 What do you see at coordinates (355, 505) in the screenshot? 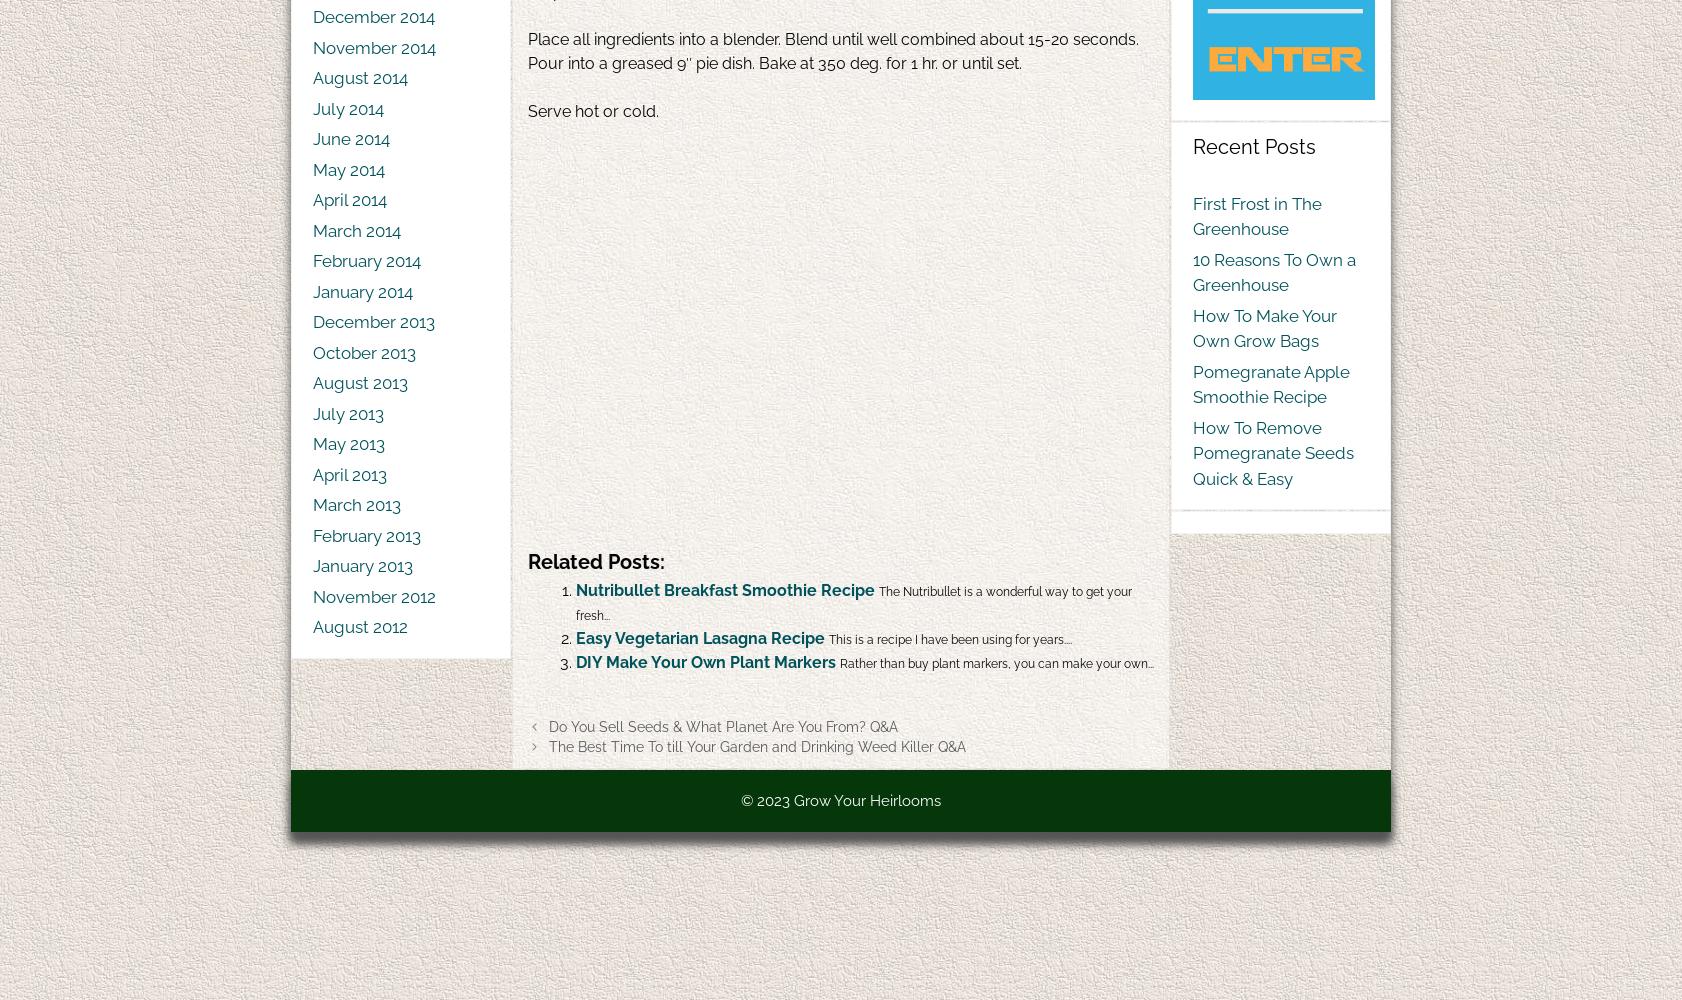
I see `'March 2013'` at bounding box center [355, 505].